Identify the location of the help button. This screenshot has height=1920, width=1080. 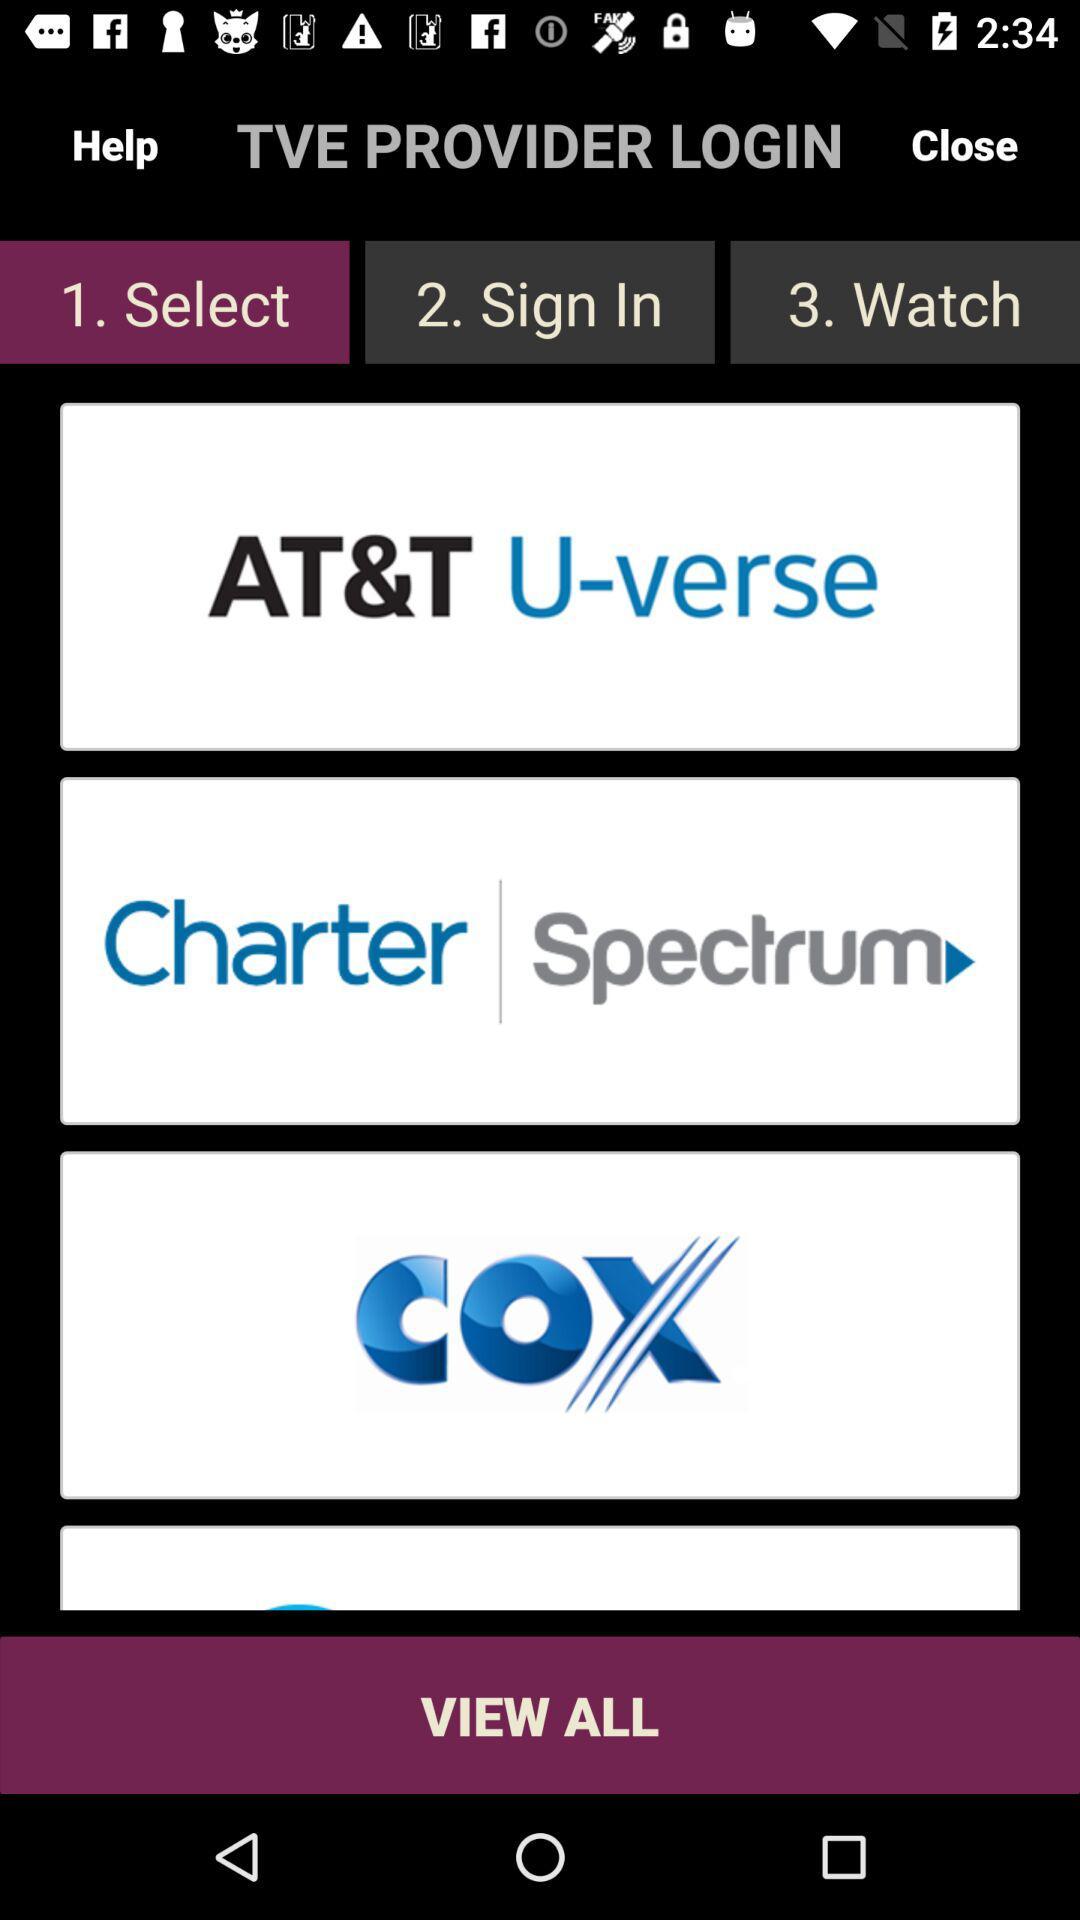
(115, 143).